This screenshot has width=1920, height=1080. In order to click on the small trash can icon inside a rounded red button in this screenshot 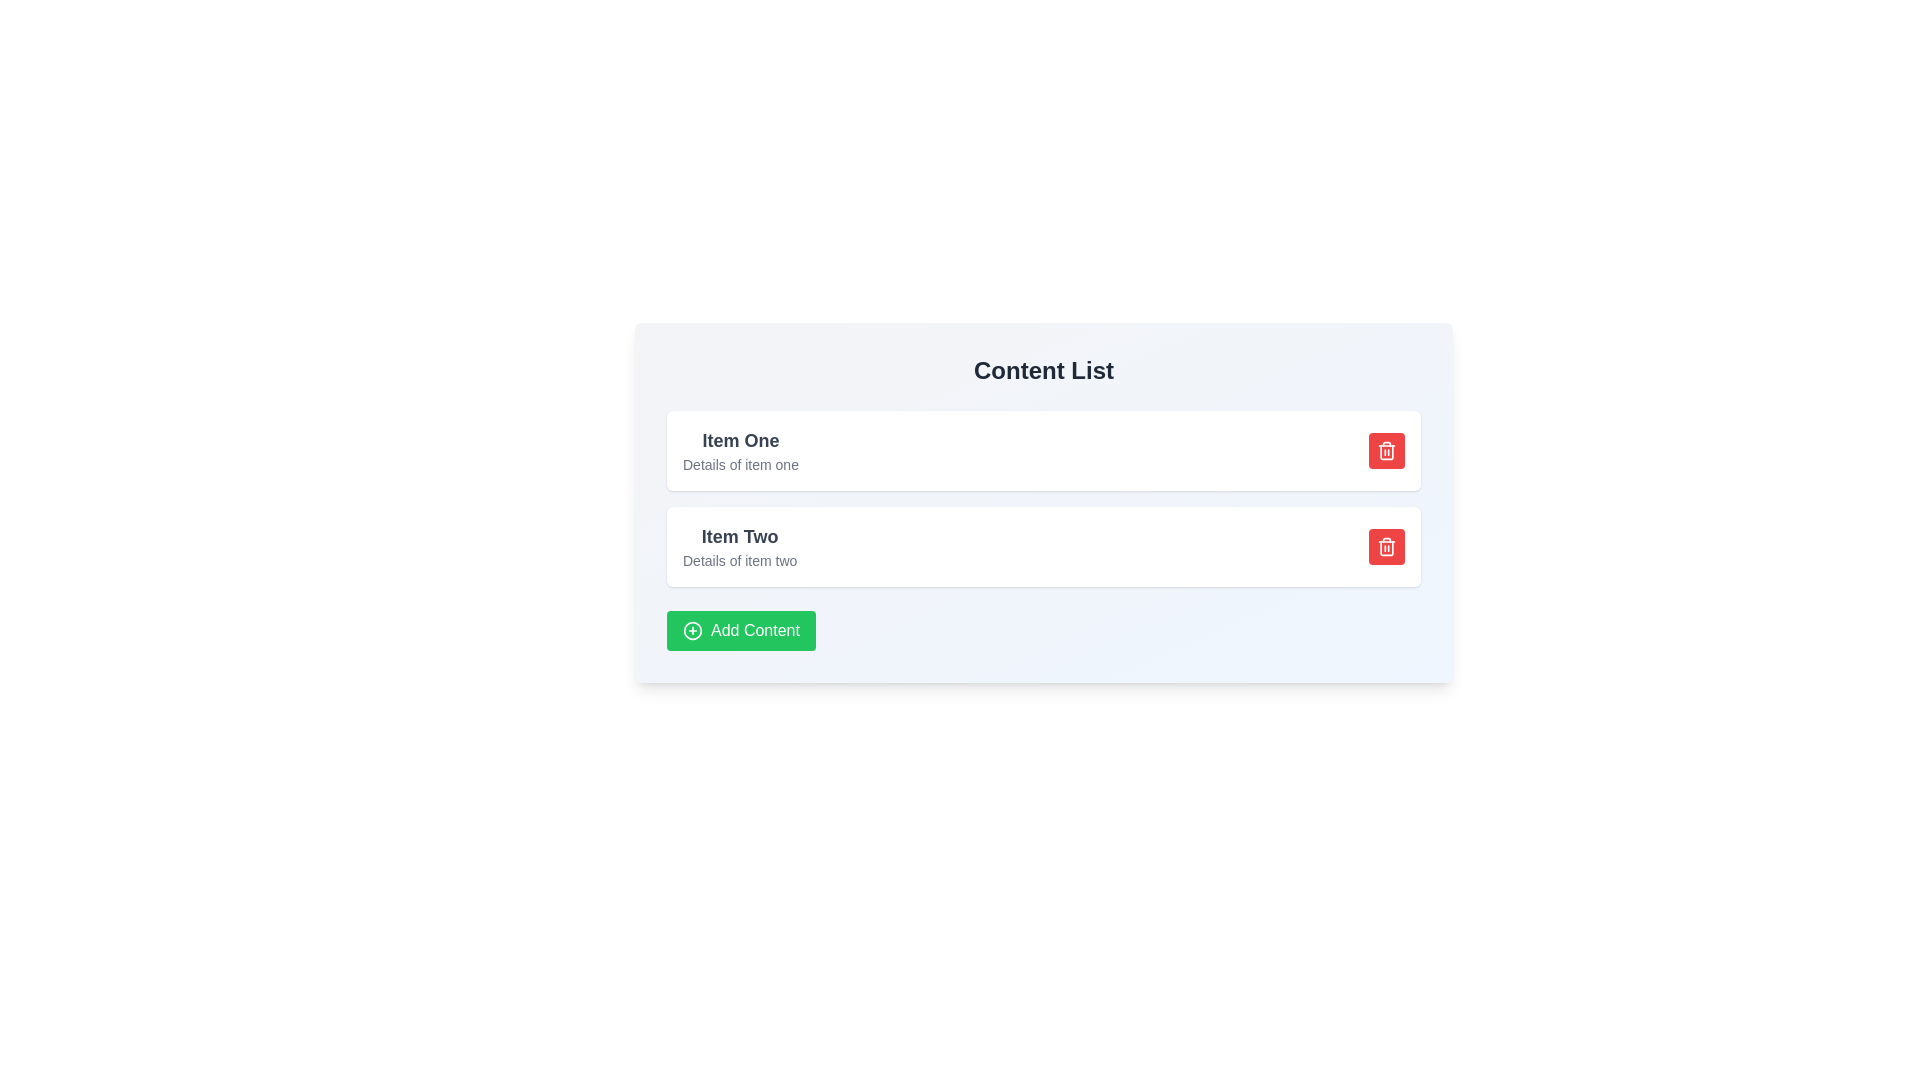, I will do `click(1386, 451)`.